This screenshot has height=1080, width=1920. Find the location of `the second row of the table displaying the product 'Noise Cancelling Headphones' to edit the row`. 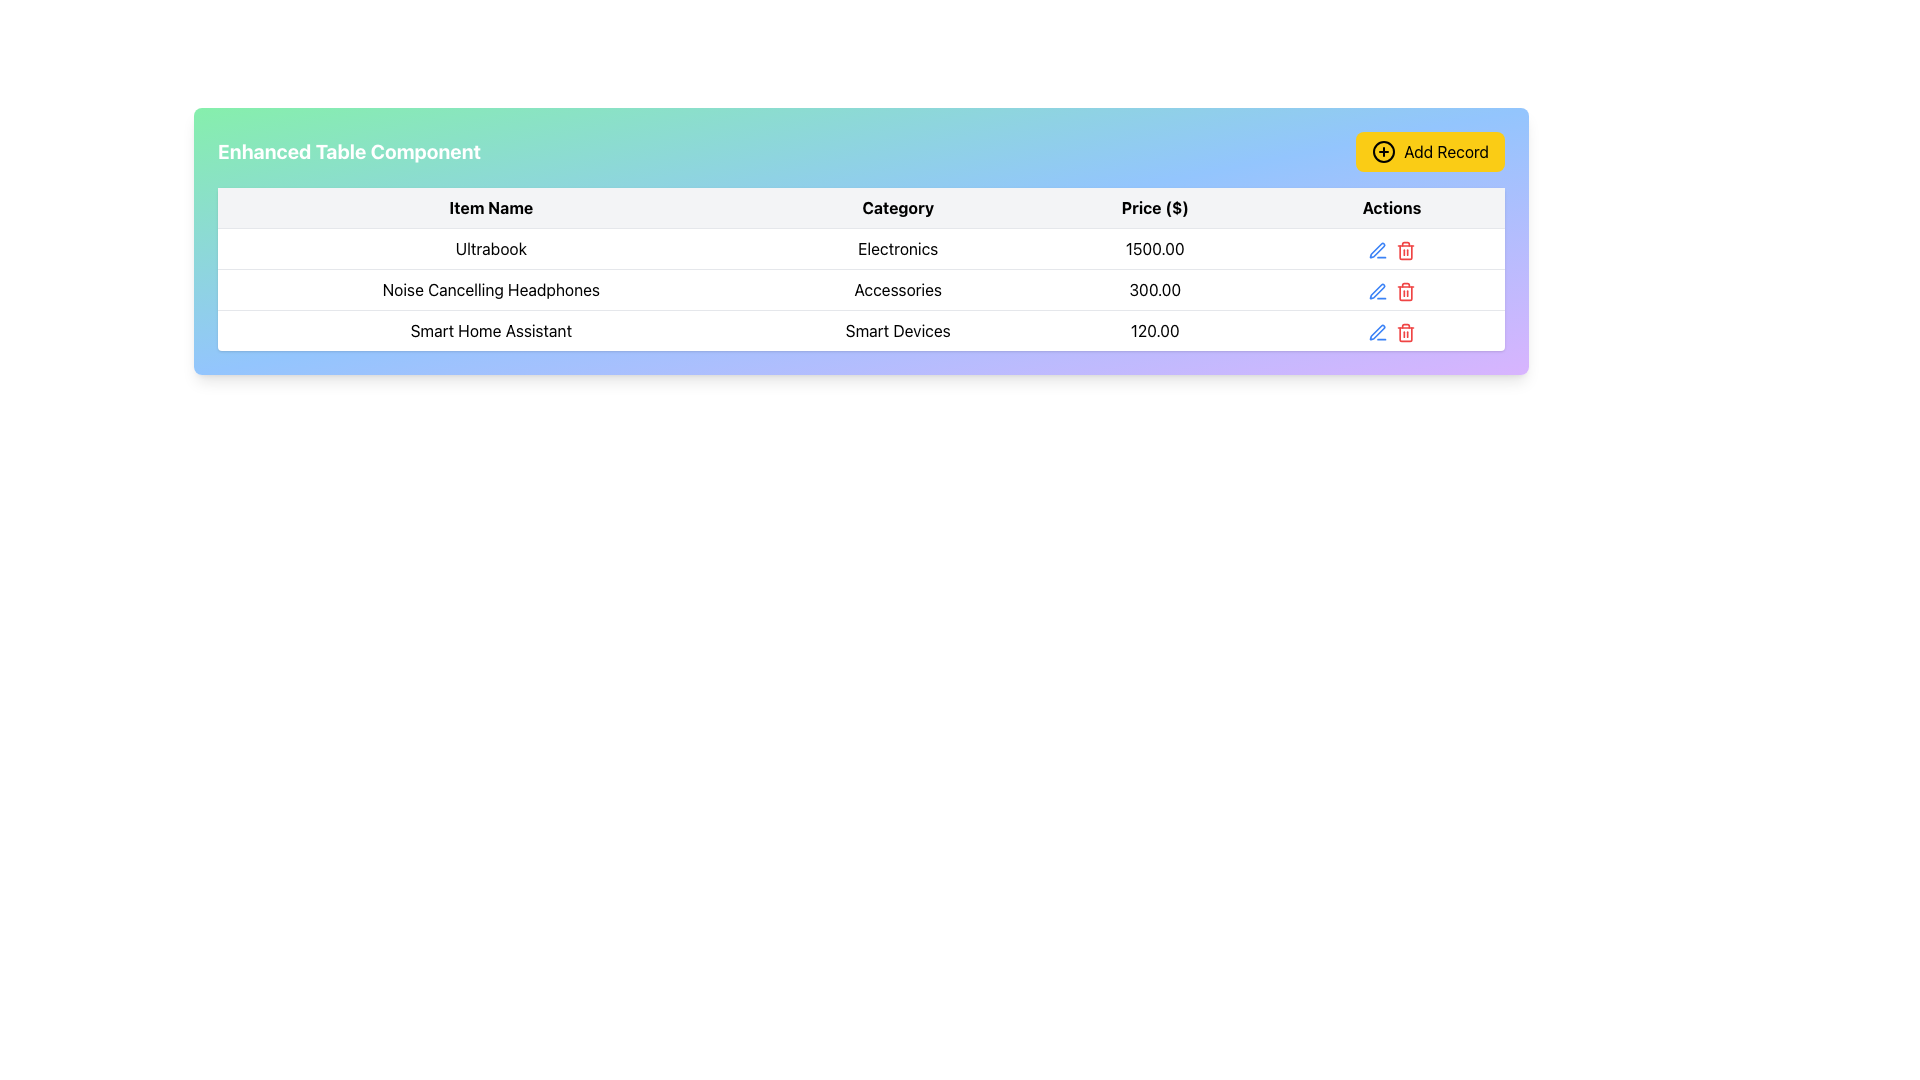

the second row of the table displaying the product 'Noise Cancelling Headphones' to edit the row is located at coordinates (861, 289).